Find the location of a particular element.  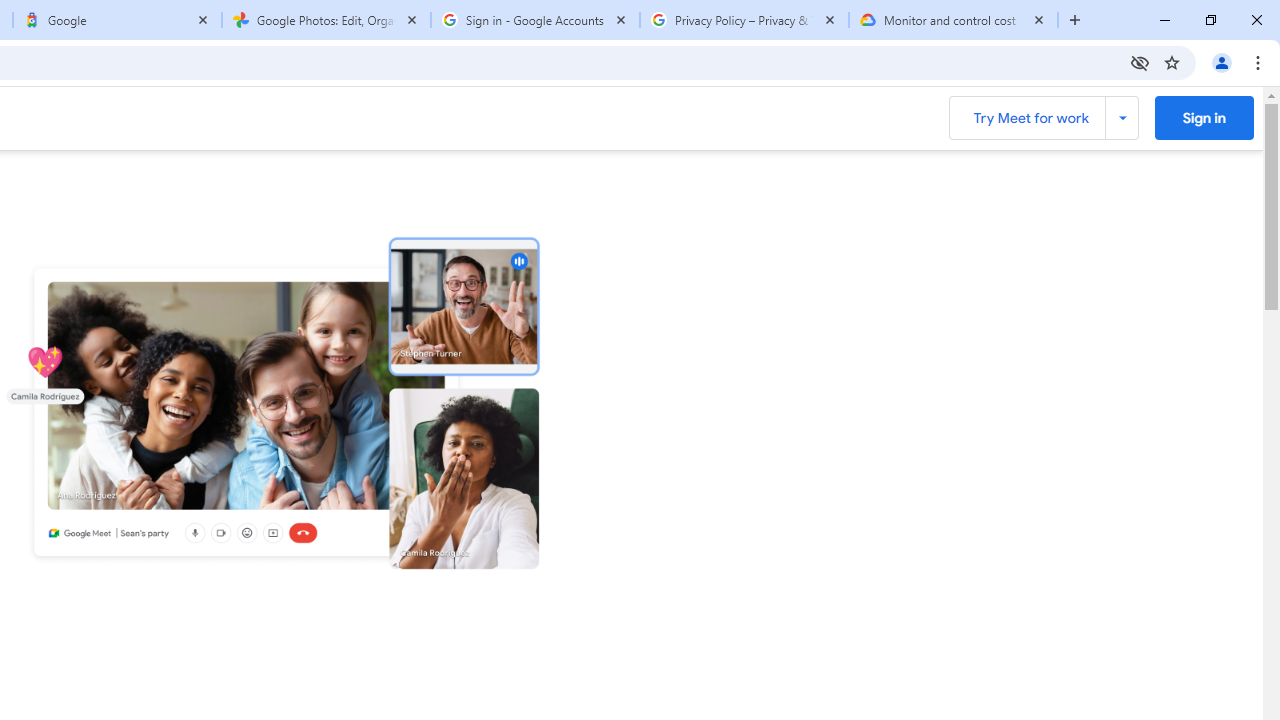

'Try Meet for work' is located at coordinates (1042, 118).